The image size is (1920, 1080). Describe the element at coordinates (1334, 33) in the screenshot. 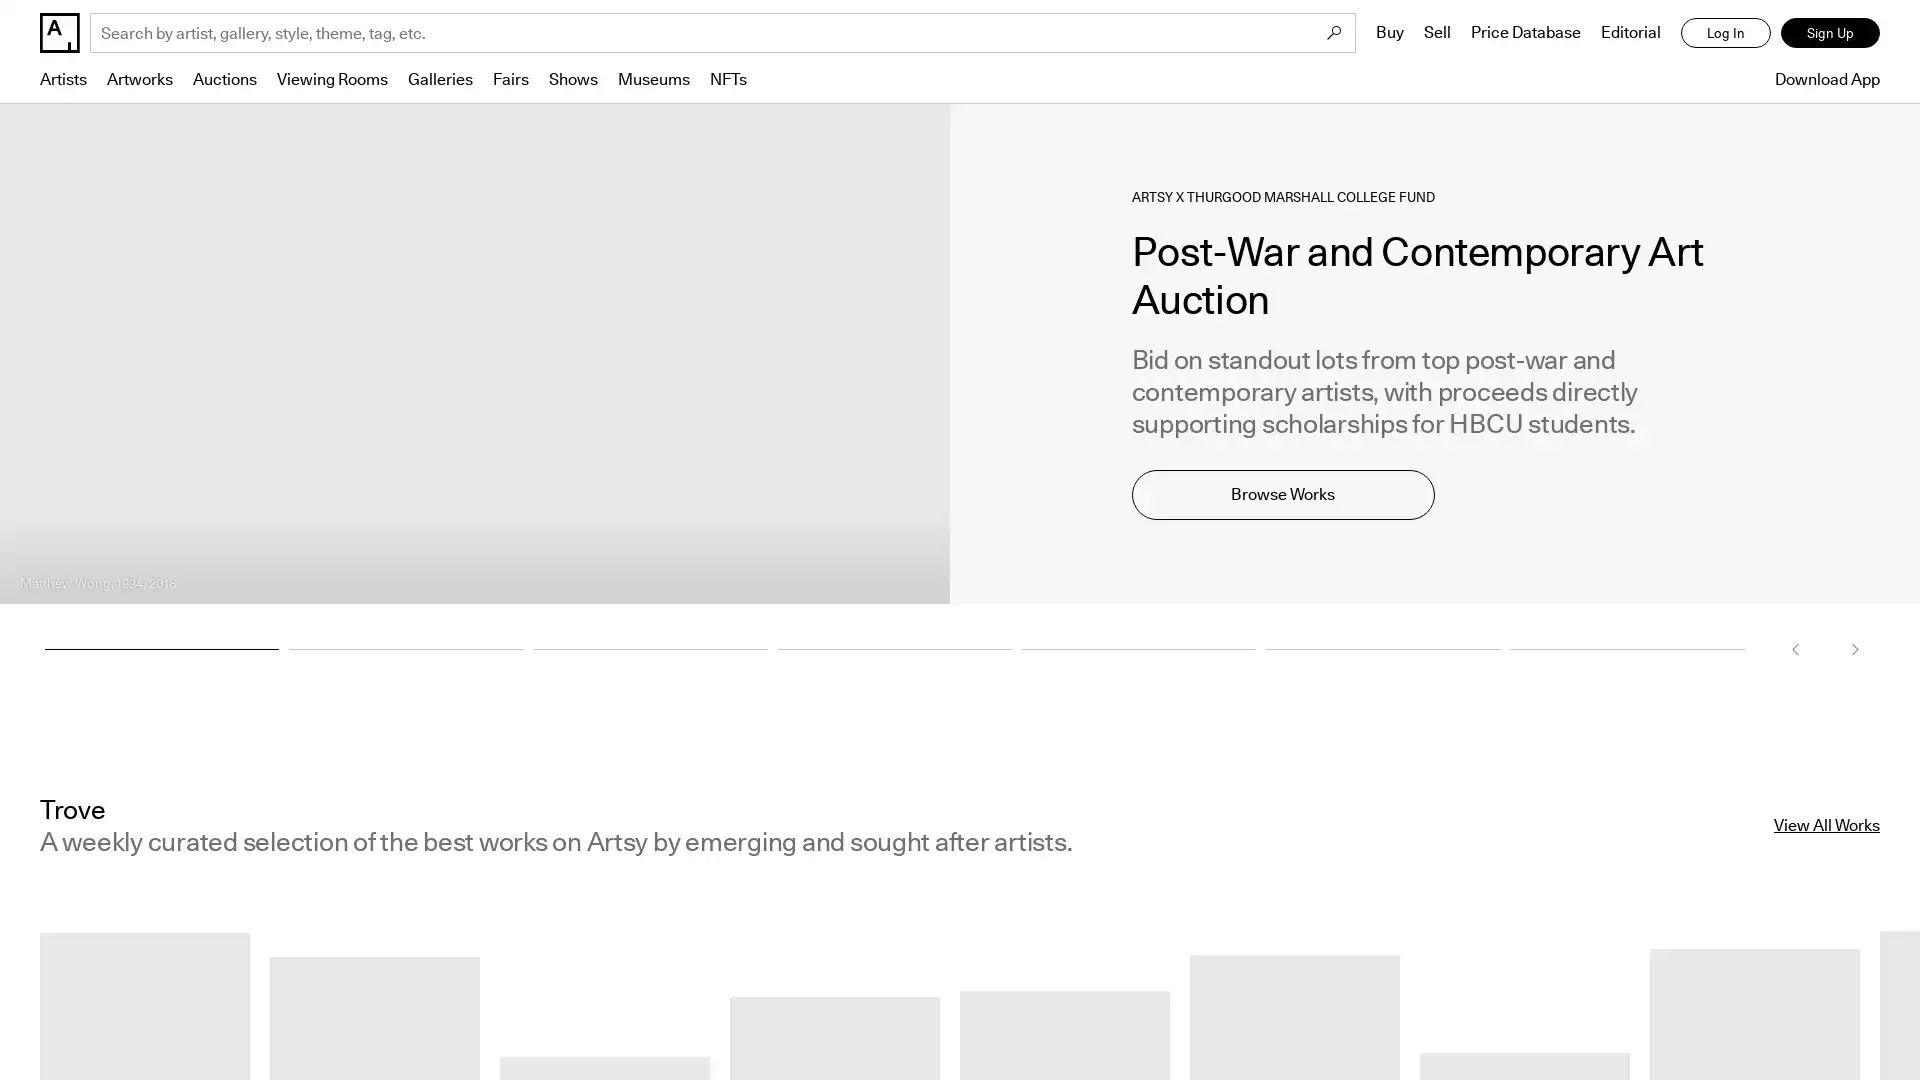

I see `Search` at that location.